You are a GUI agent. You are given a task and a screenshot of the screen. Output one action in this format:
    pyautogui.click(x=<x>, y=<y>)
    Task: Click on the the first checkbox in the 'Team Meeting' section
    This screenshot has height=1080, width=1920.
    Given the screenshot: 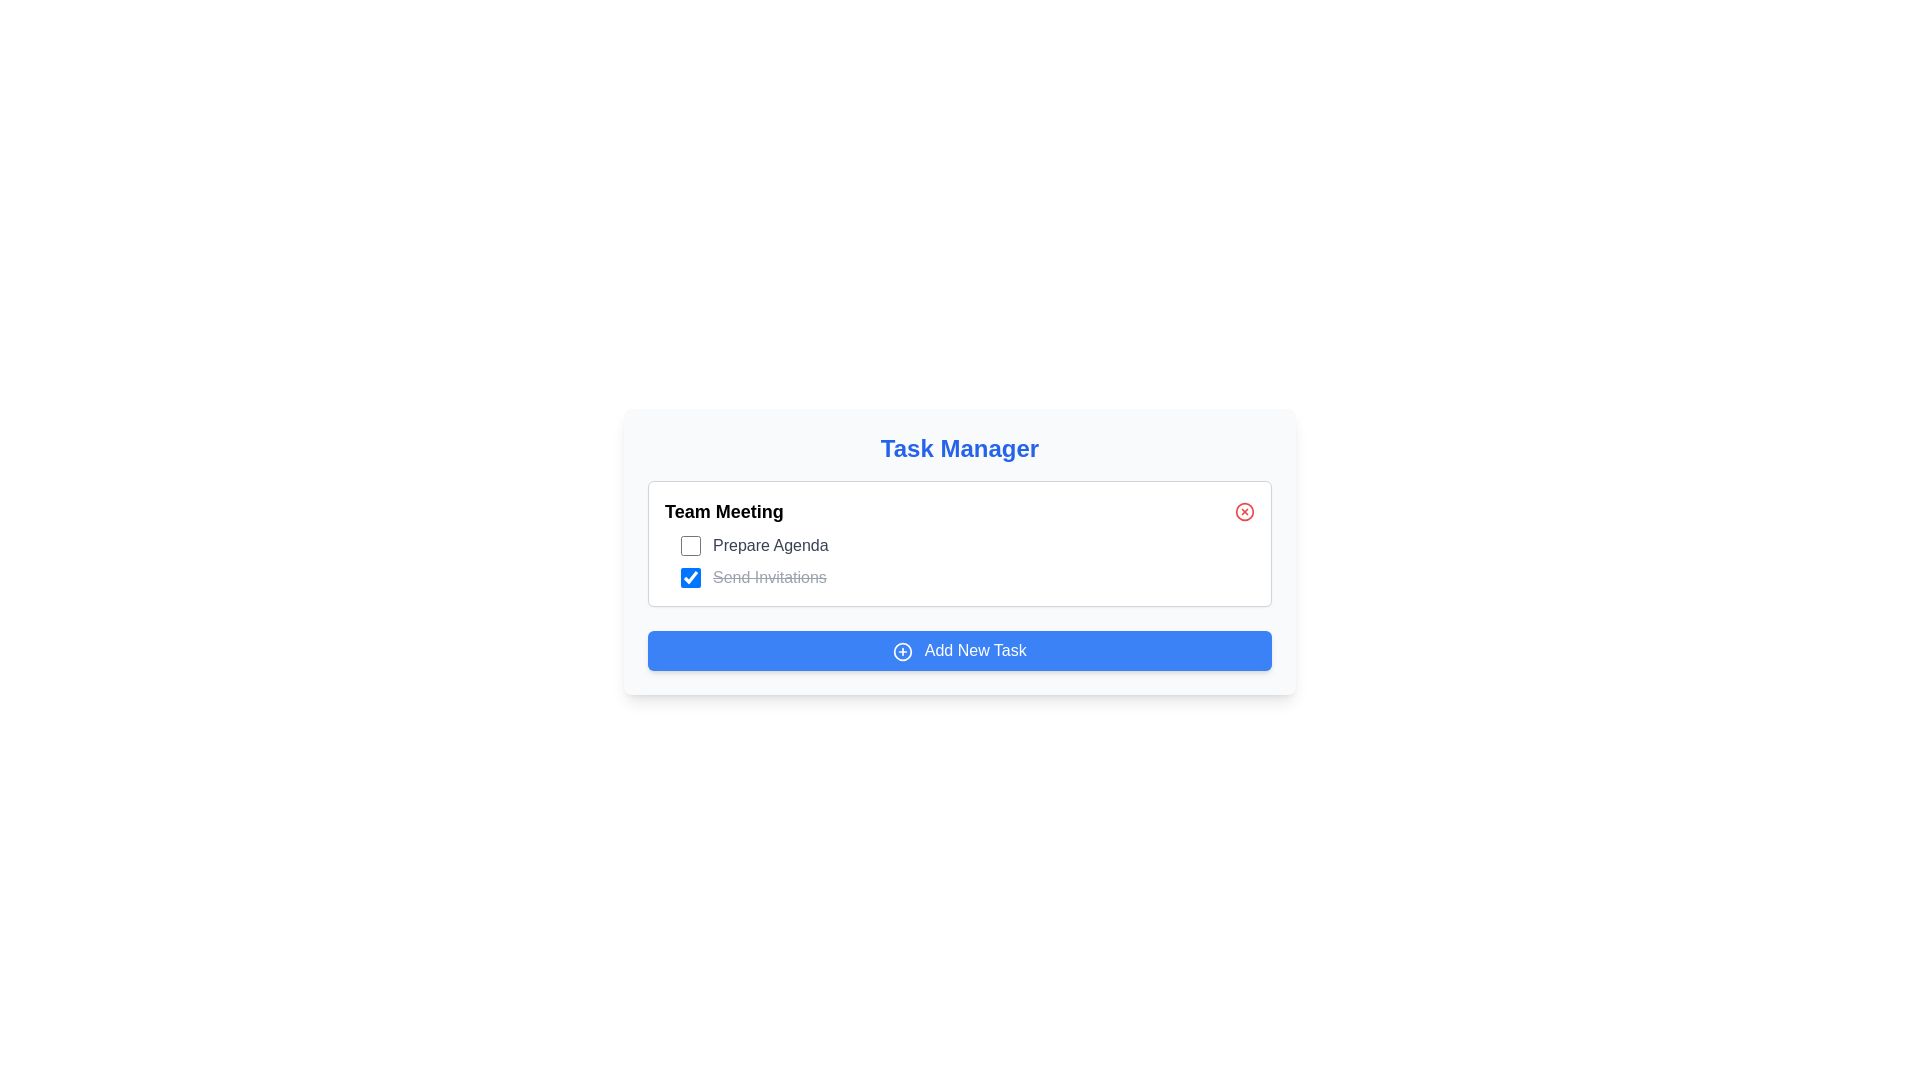 What is the action you would take?
    pyautogui.click(x=691, y=546)
    